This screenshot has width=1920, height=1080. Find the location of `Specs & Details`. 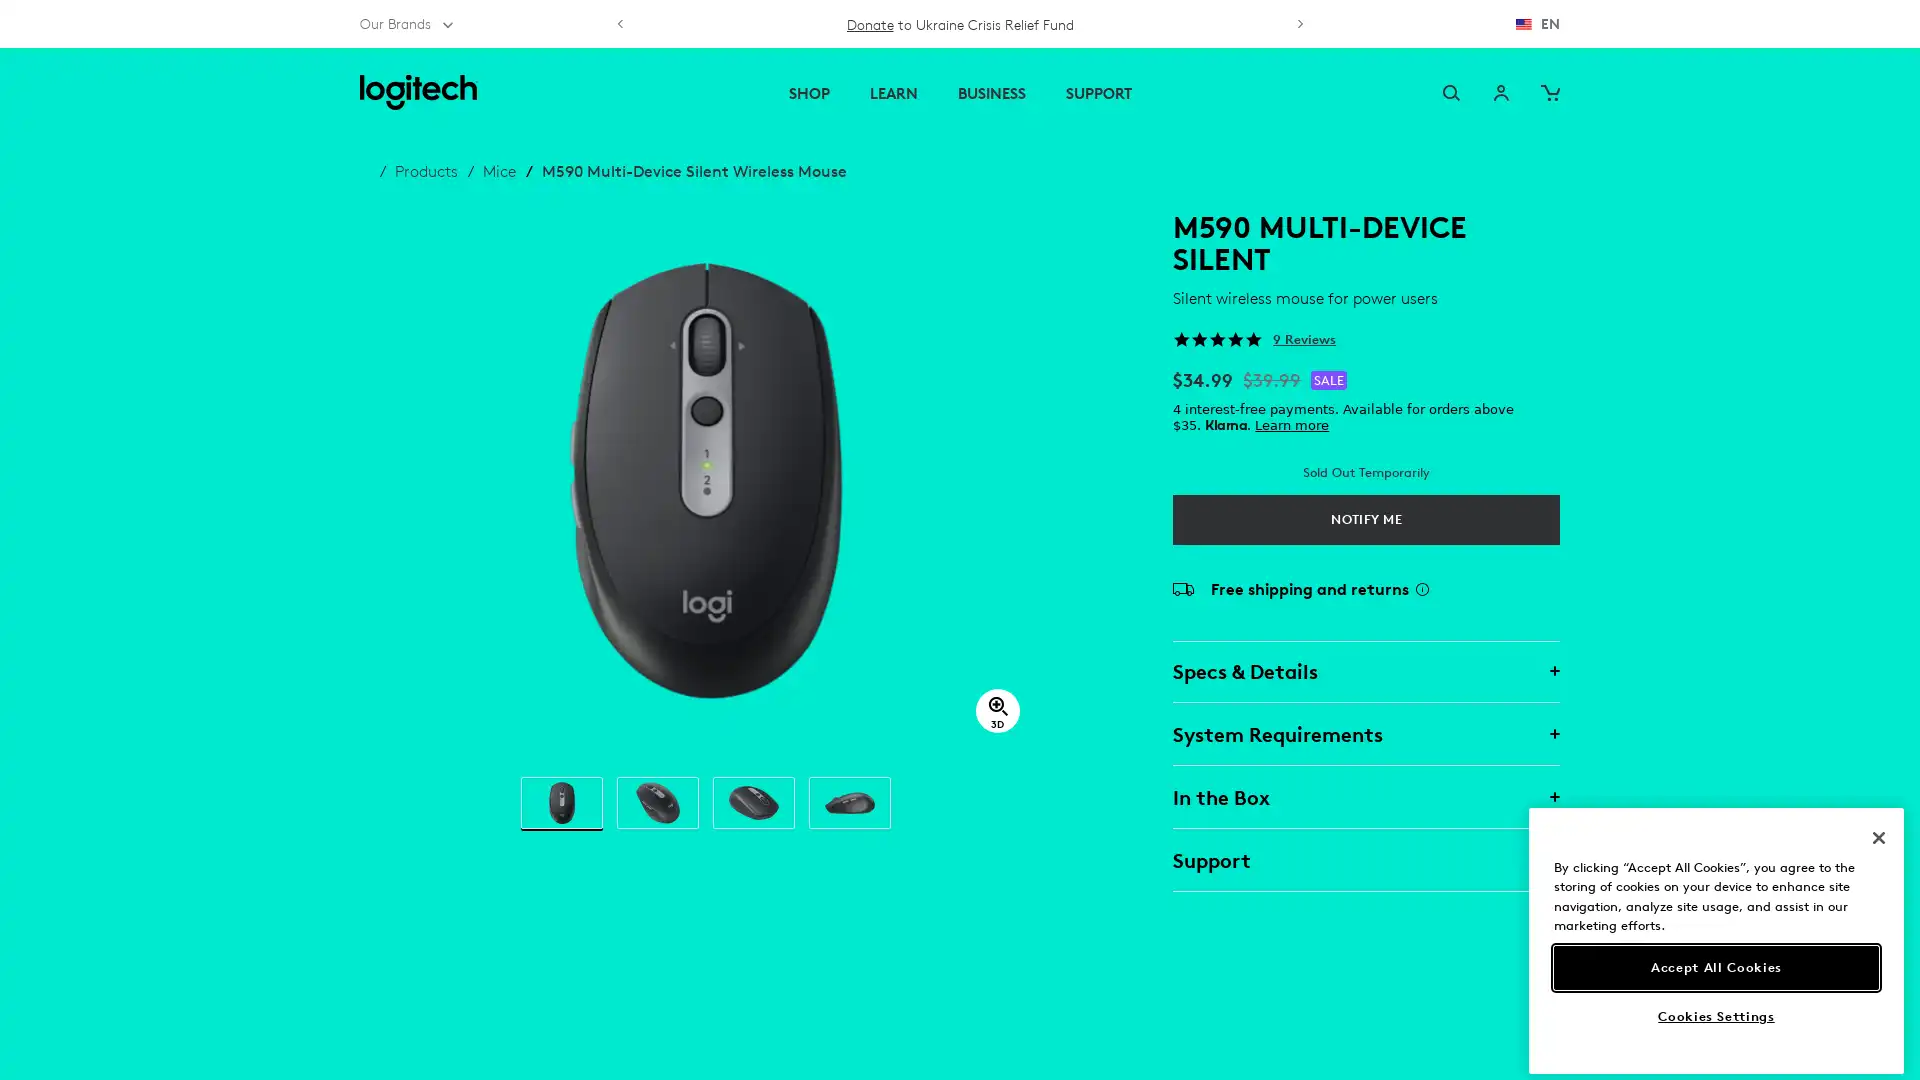

Specs & Details is located at coordinates (1365, 671).